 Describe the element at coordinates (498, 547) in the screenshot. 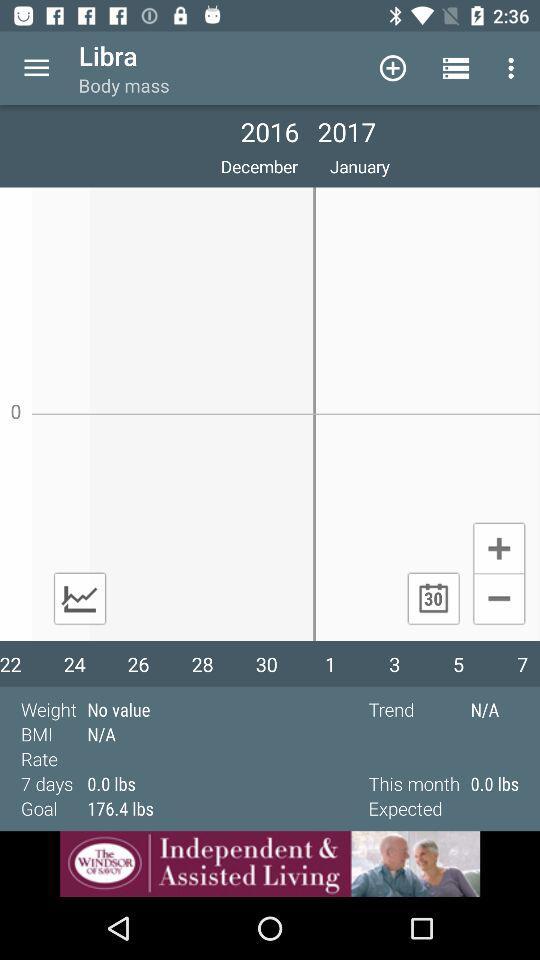

I see `option` at that location.